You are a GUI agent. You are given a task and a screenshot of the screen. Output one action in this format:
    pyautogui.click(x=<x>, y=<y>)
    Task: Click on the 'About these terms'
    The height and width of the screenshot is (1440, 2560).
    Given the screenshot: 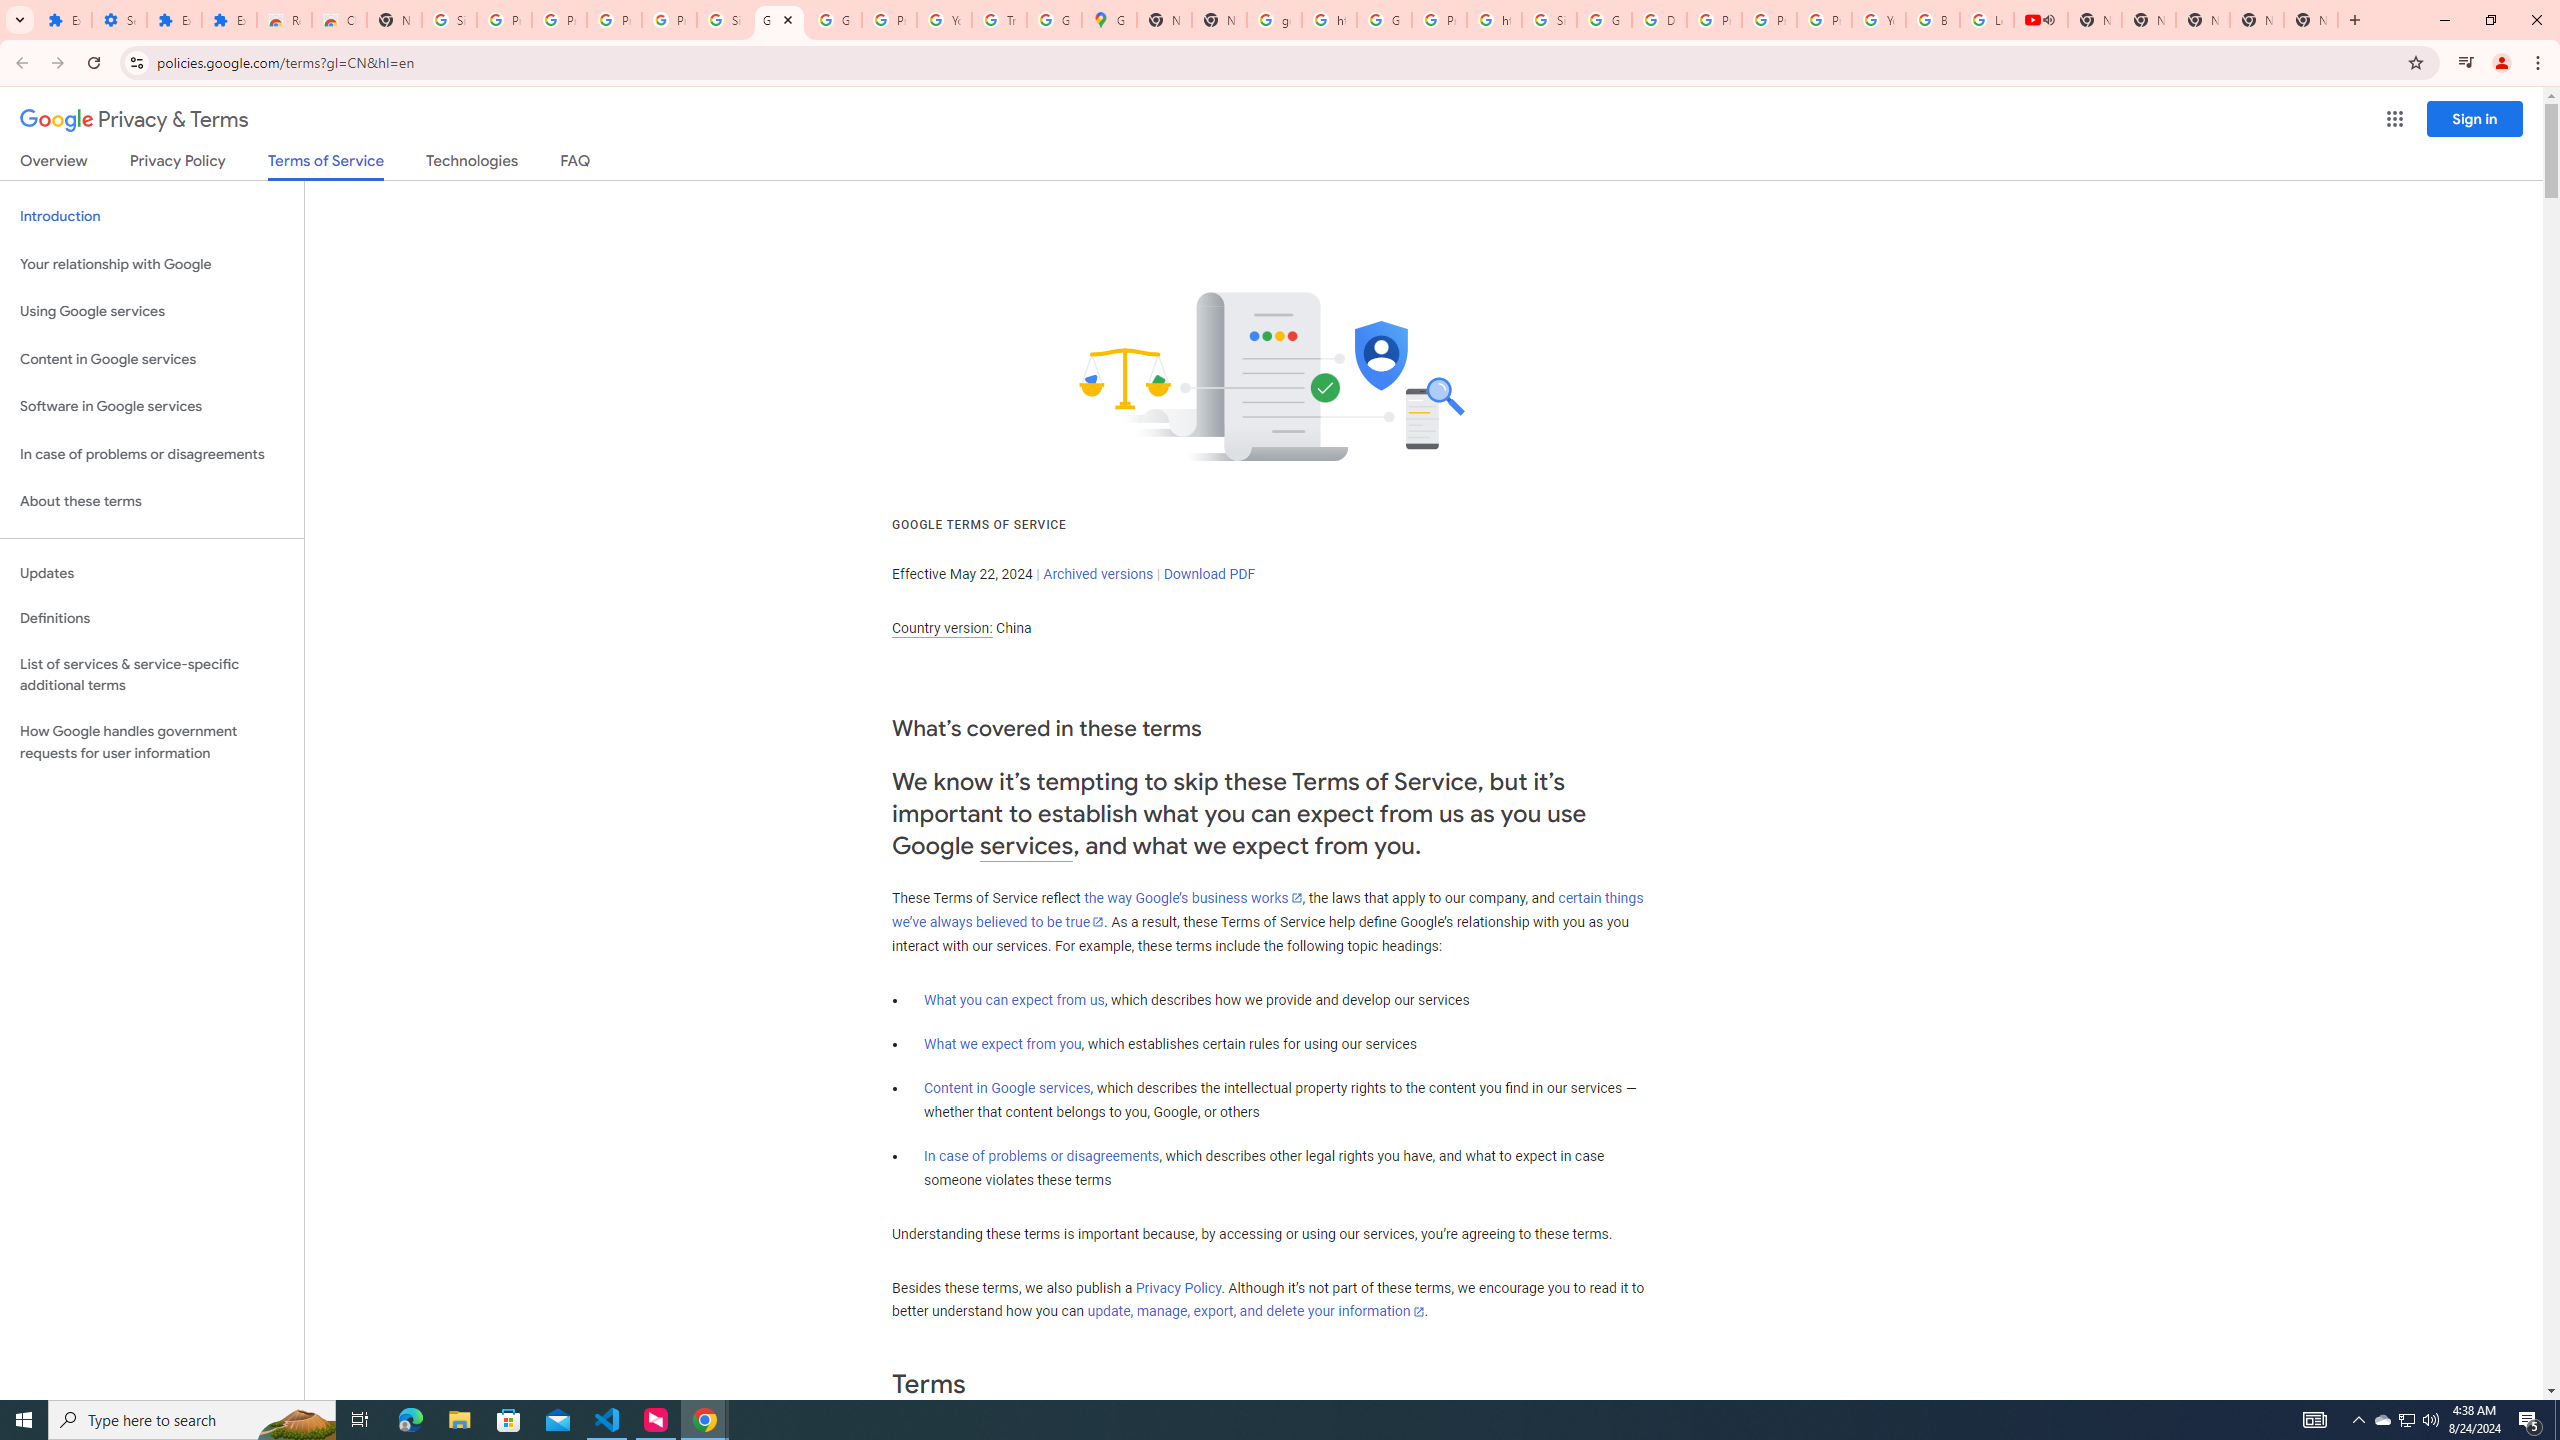 What is the action you would take?
    pyautogui.click(x=151, y=501)
    